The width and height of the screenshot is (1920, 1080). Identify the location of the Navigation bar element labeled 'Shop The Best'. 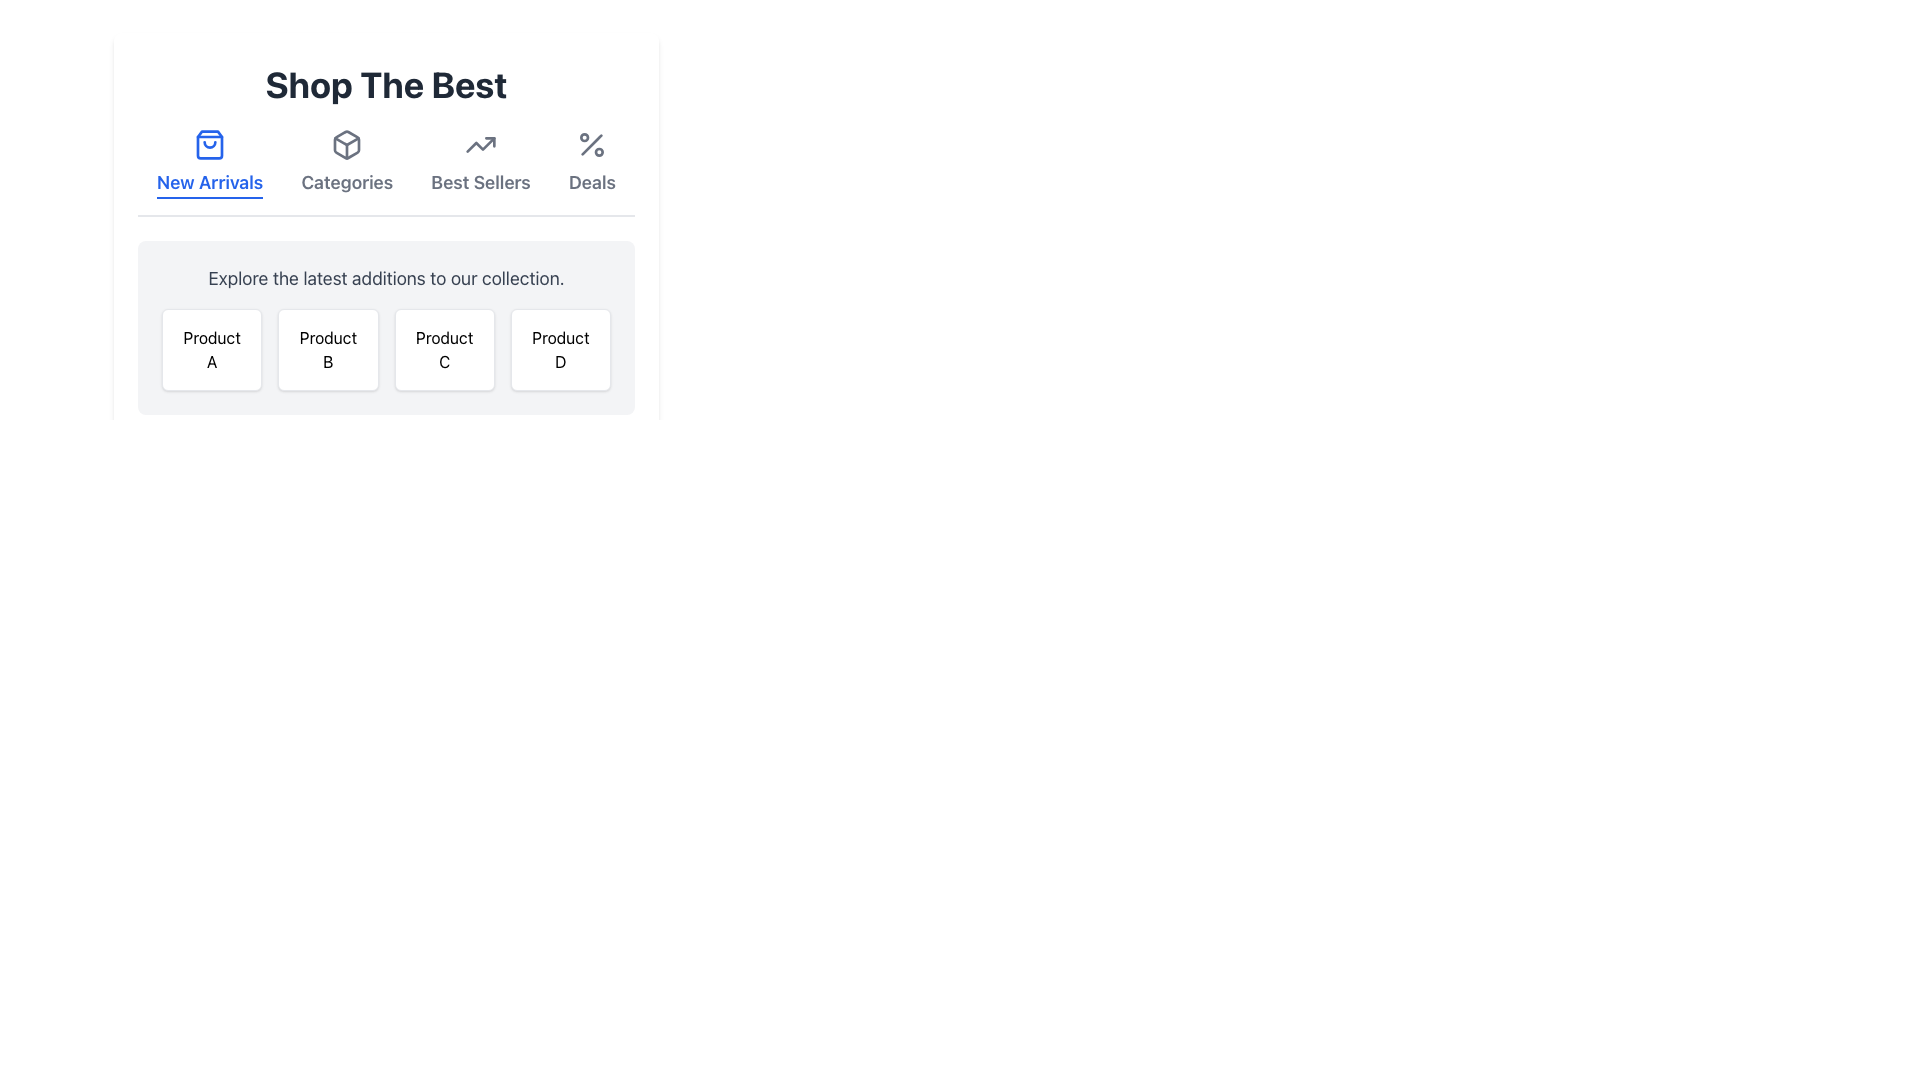
(386, 172).